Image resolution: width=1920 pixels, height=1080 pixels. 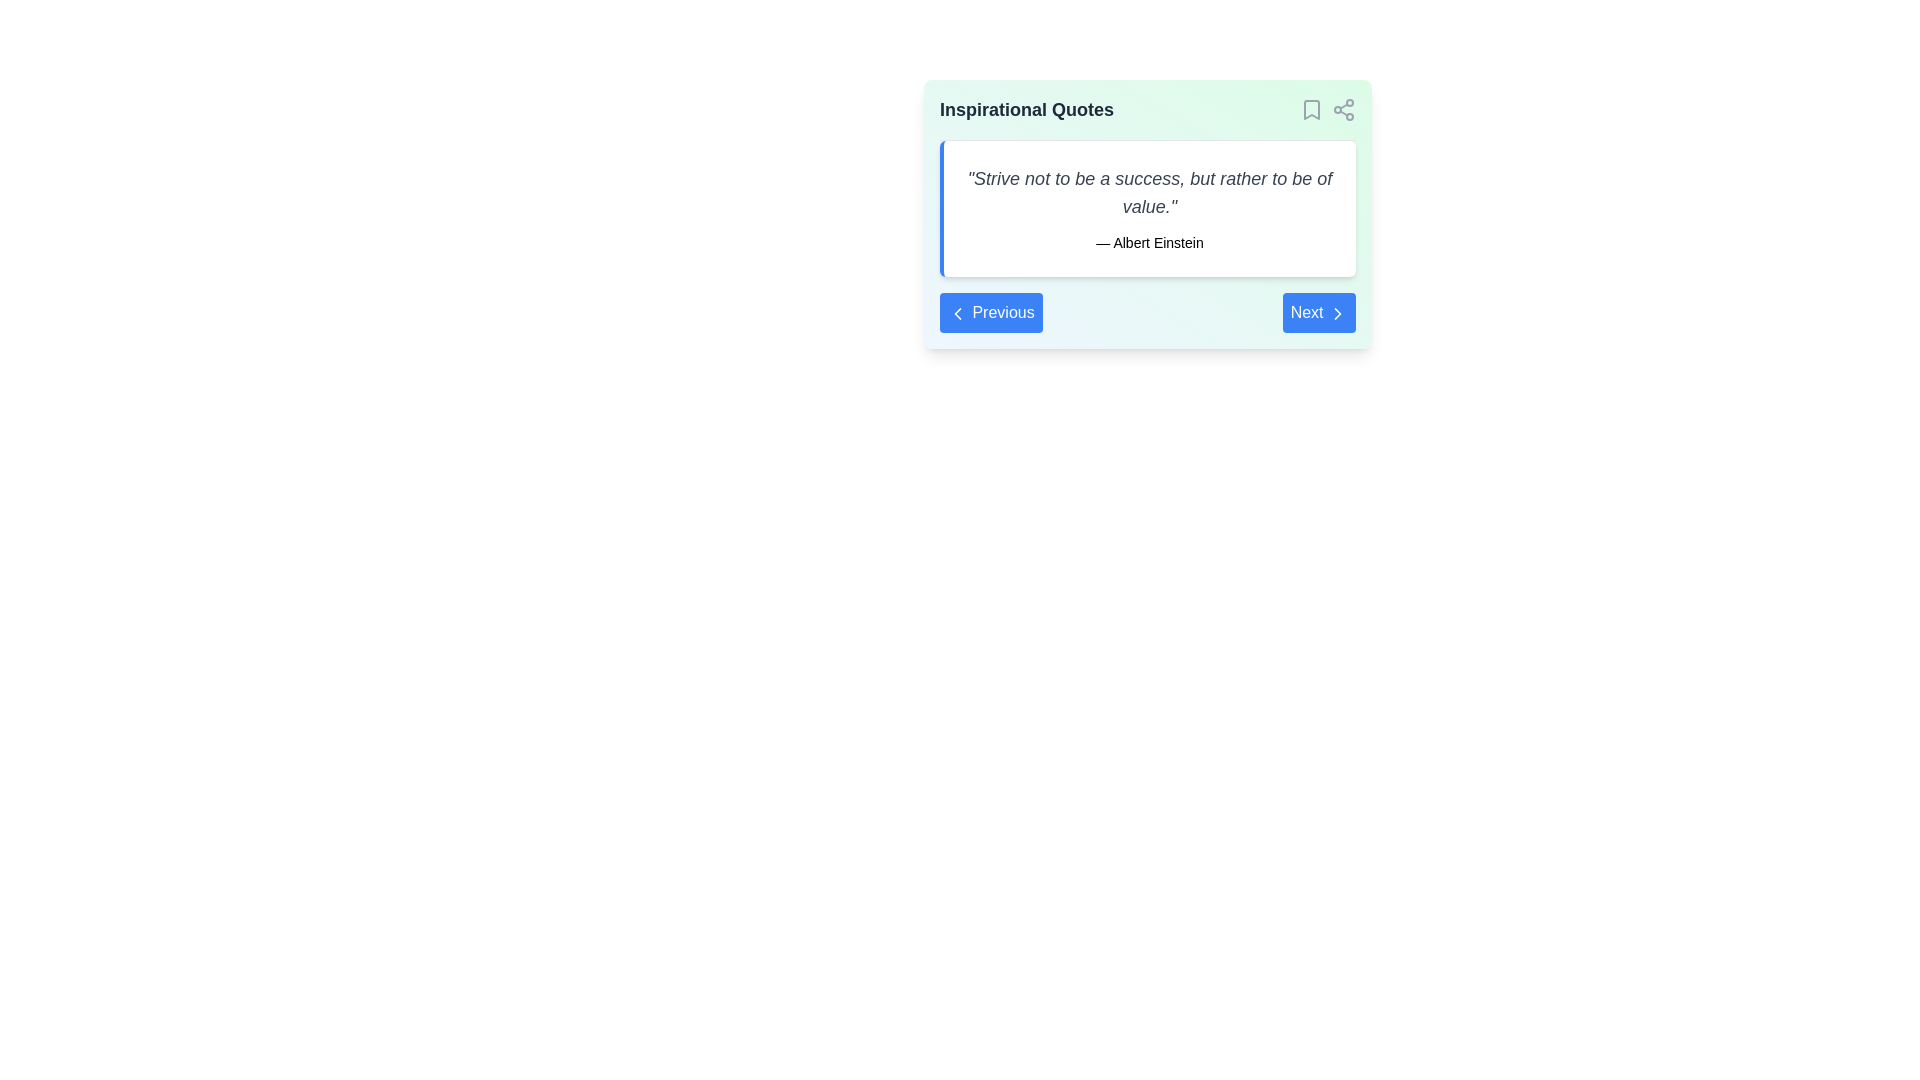 What do you see at coordinates (957, 312) in the screenshot?
I see `the 'Previous' button which contains the left-pointing chevron icon, located at the bottom-left corner of a motivational quote card` at bounding box center [957, 312].